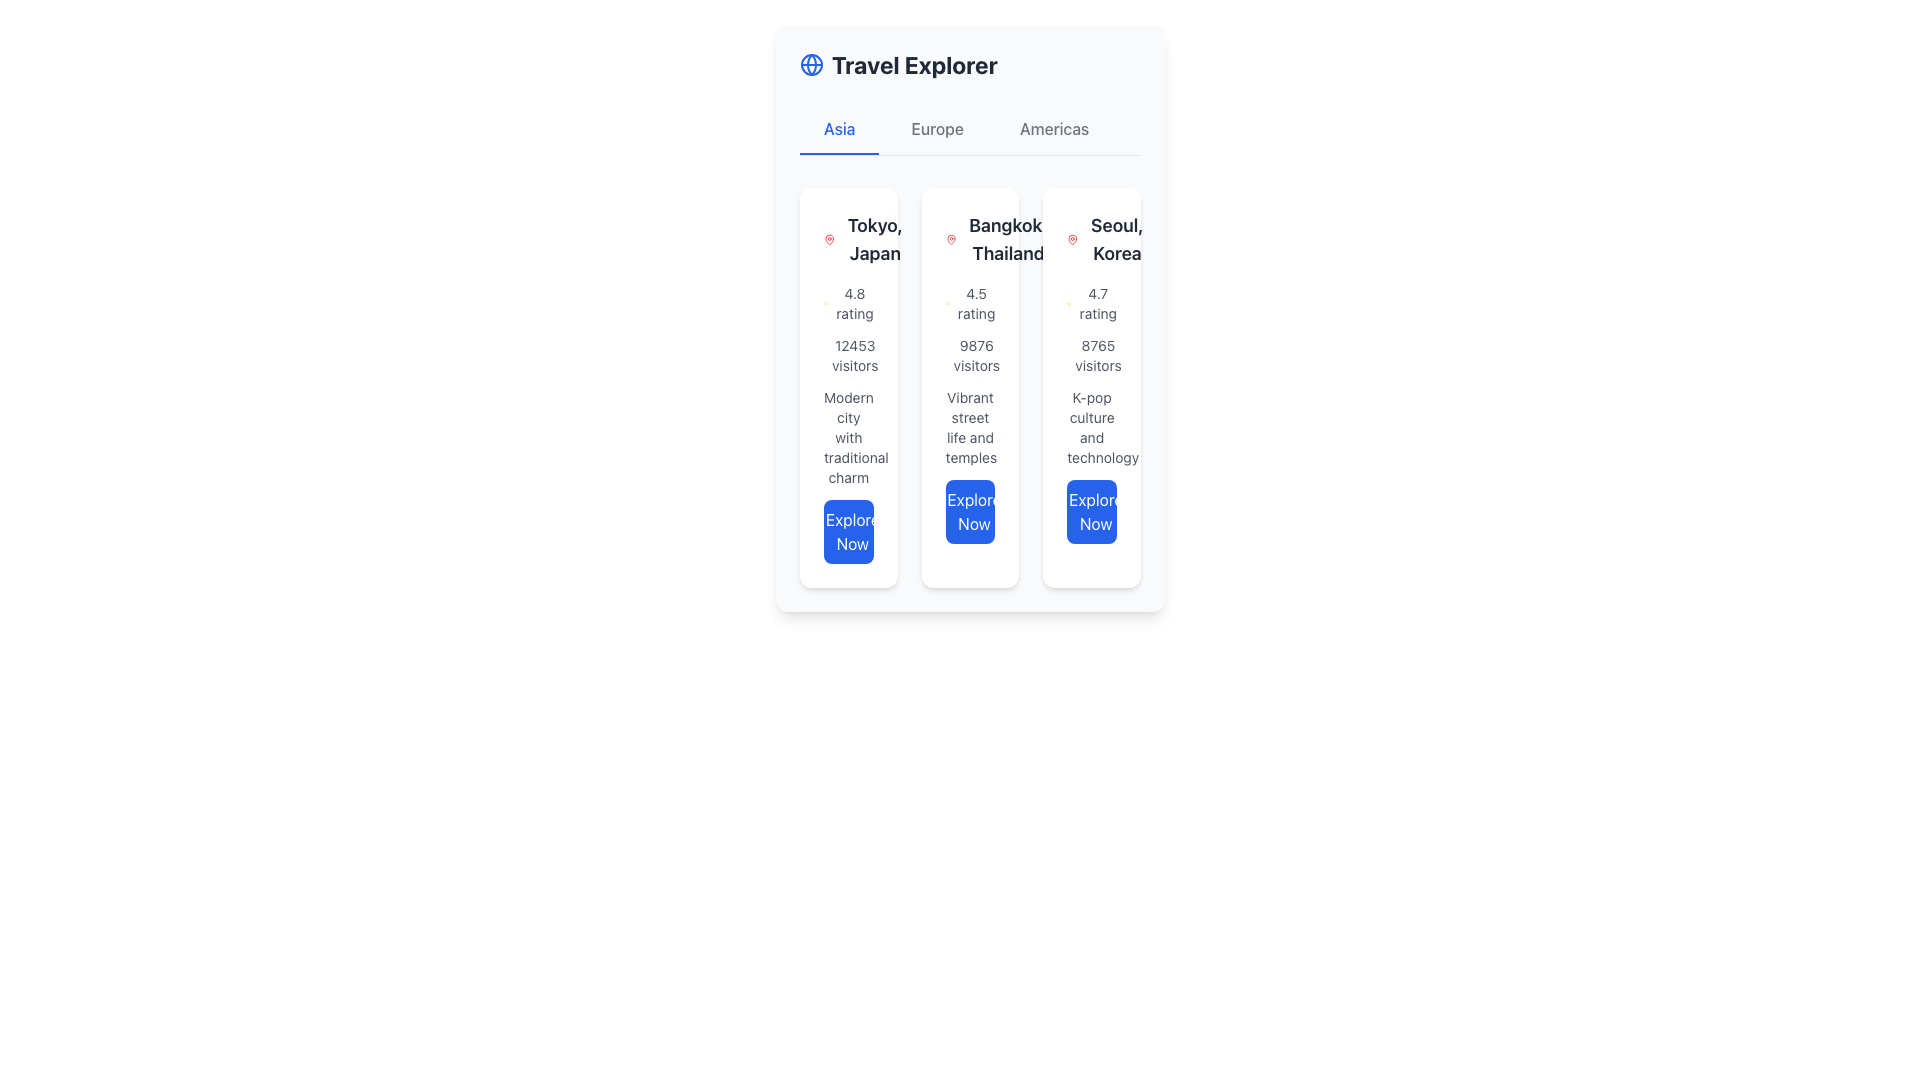  I want to click on textual information from the Bangkok, Thailand Card component, which is the second panel in the grid layout, featuring details about the location, rating, number of visitors, and a description, so click(970, 388).